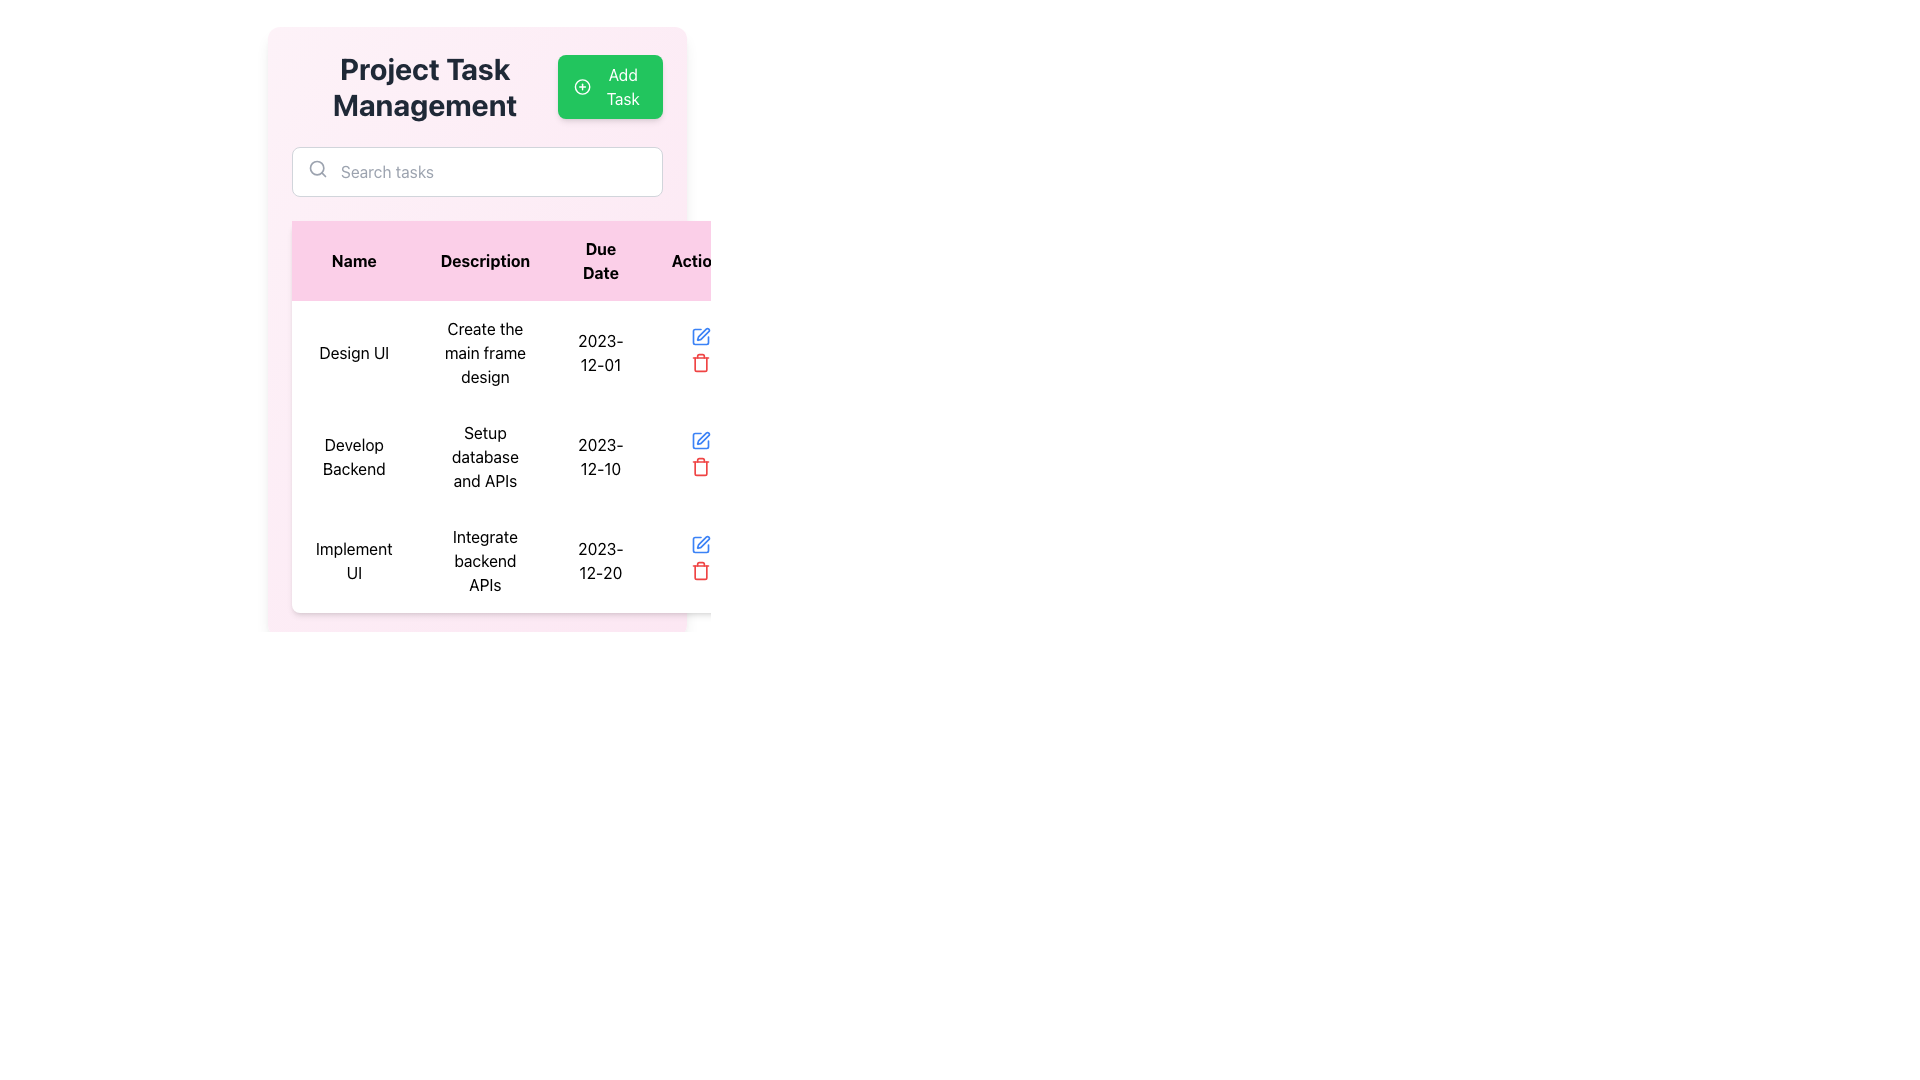  I want to click on the text label displaying 'Develop Backend', which is located in the 'Name' column of the table, specifically the second row below 'Design UI', so click(354, 456).